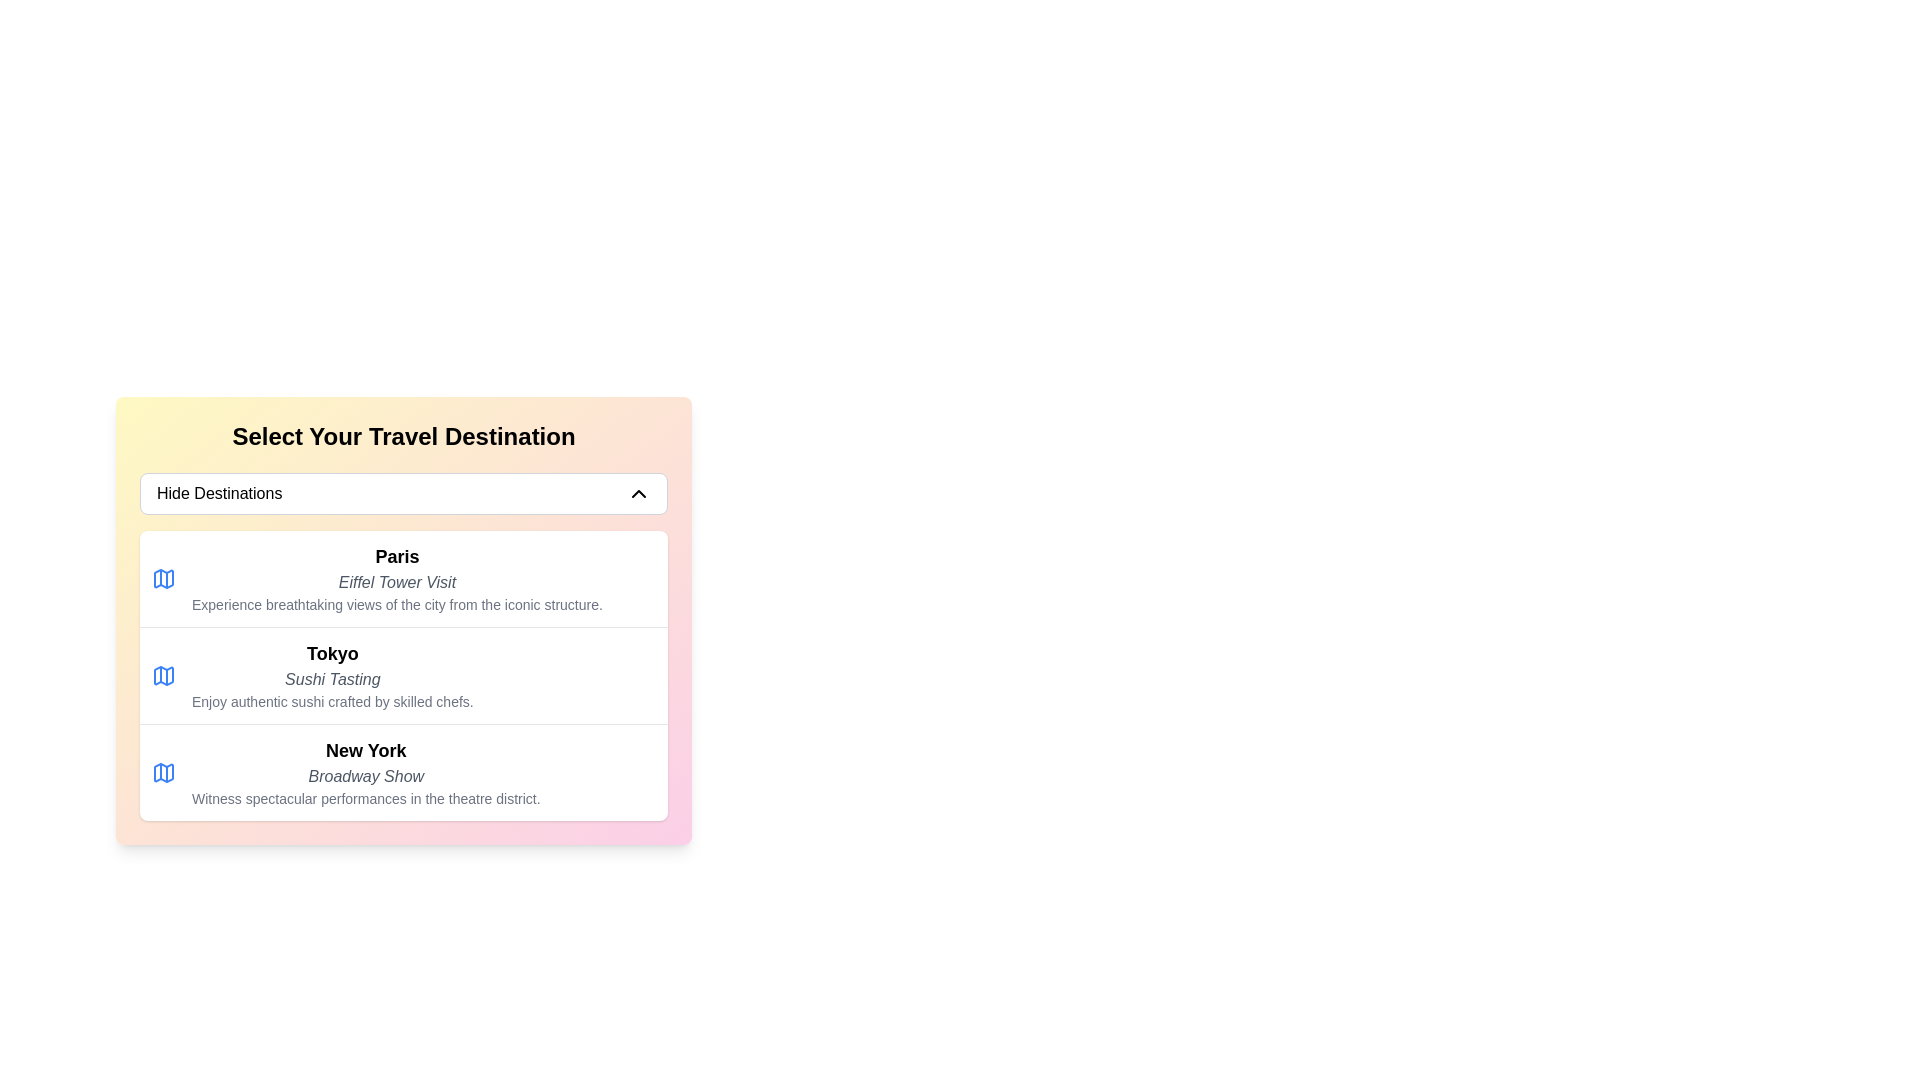  Describe the element at coordinates (397, 604) in the screenshot. I see `informational text block displaying 'Experience breathtaking views of the city from the iconic structure.' located below the italicized text 'Eiffel Tower Visit.'` at that location.